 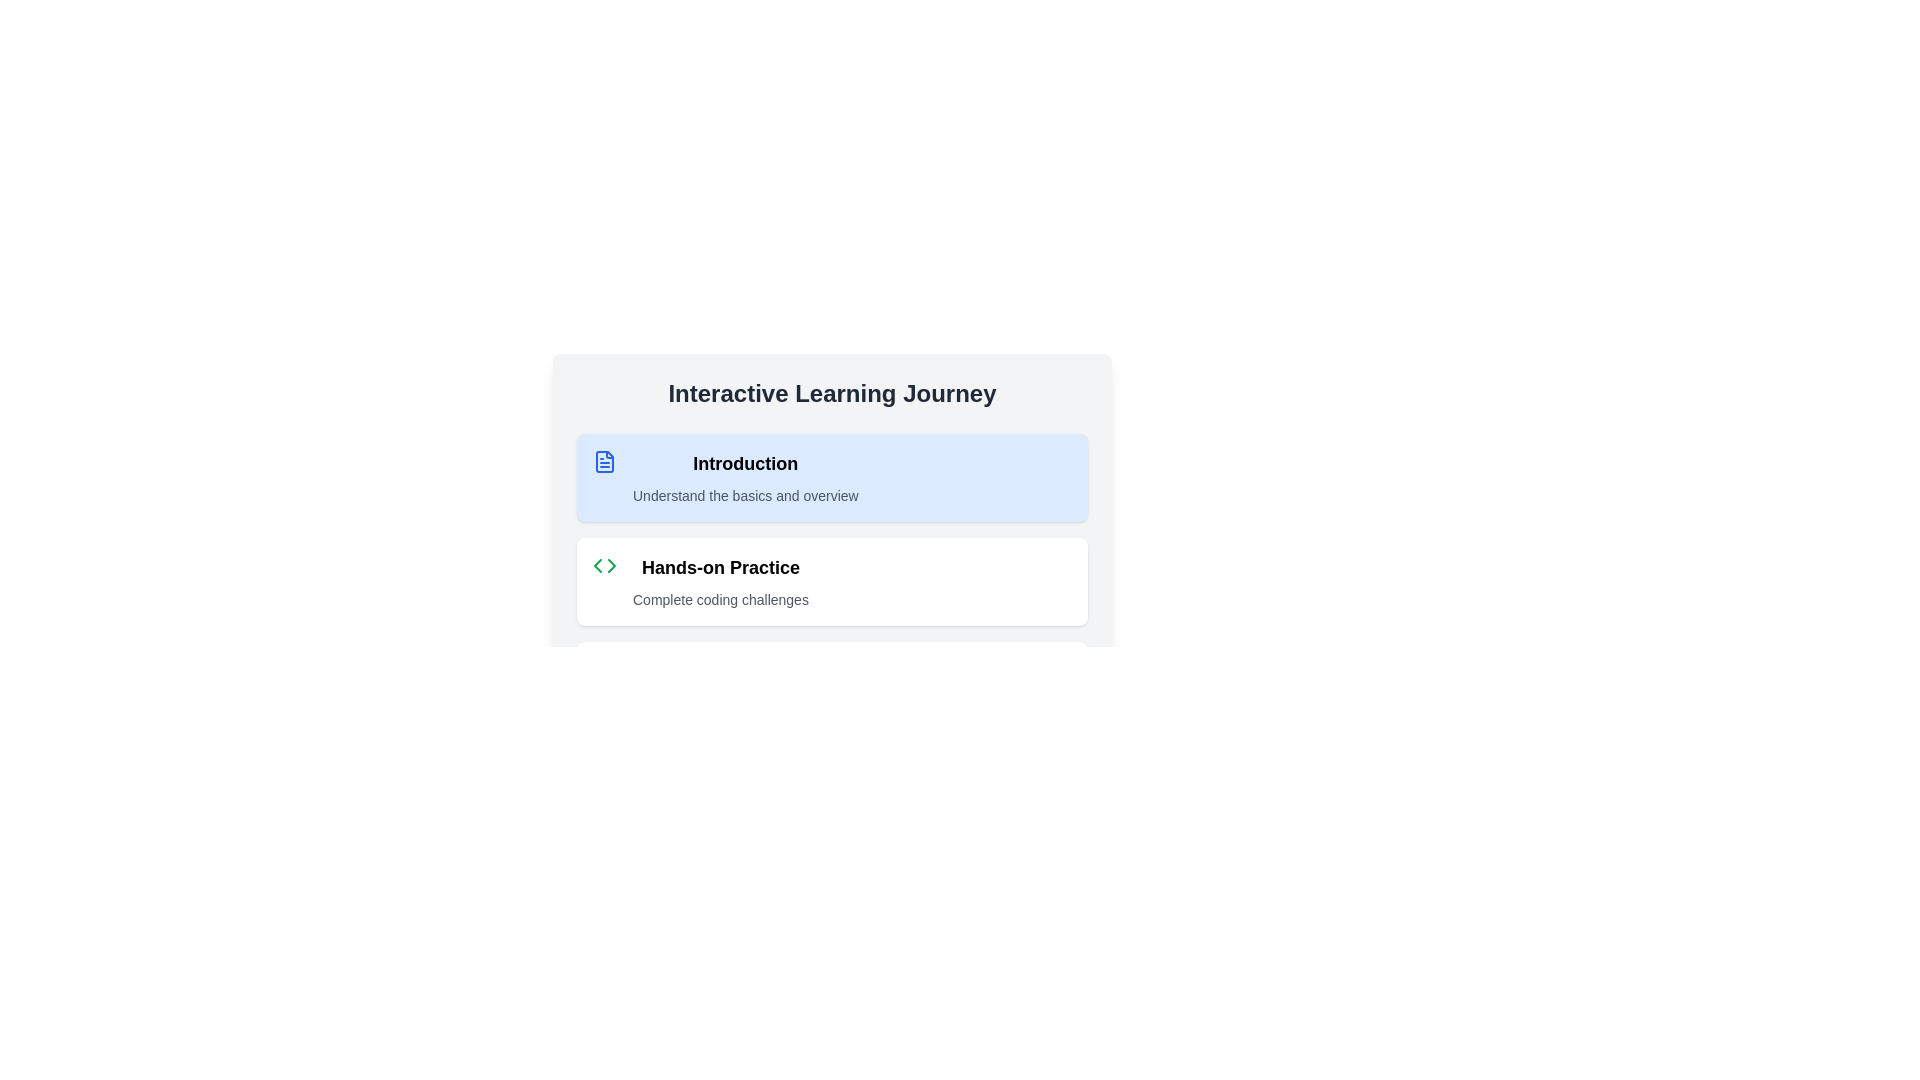 I want to click on the blue-colored file-like icon located on the left side of the 'Introduction' section within a card layout, so click(x=603, y=478).